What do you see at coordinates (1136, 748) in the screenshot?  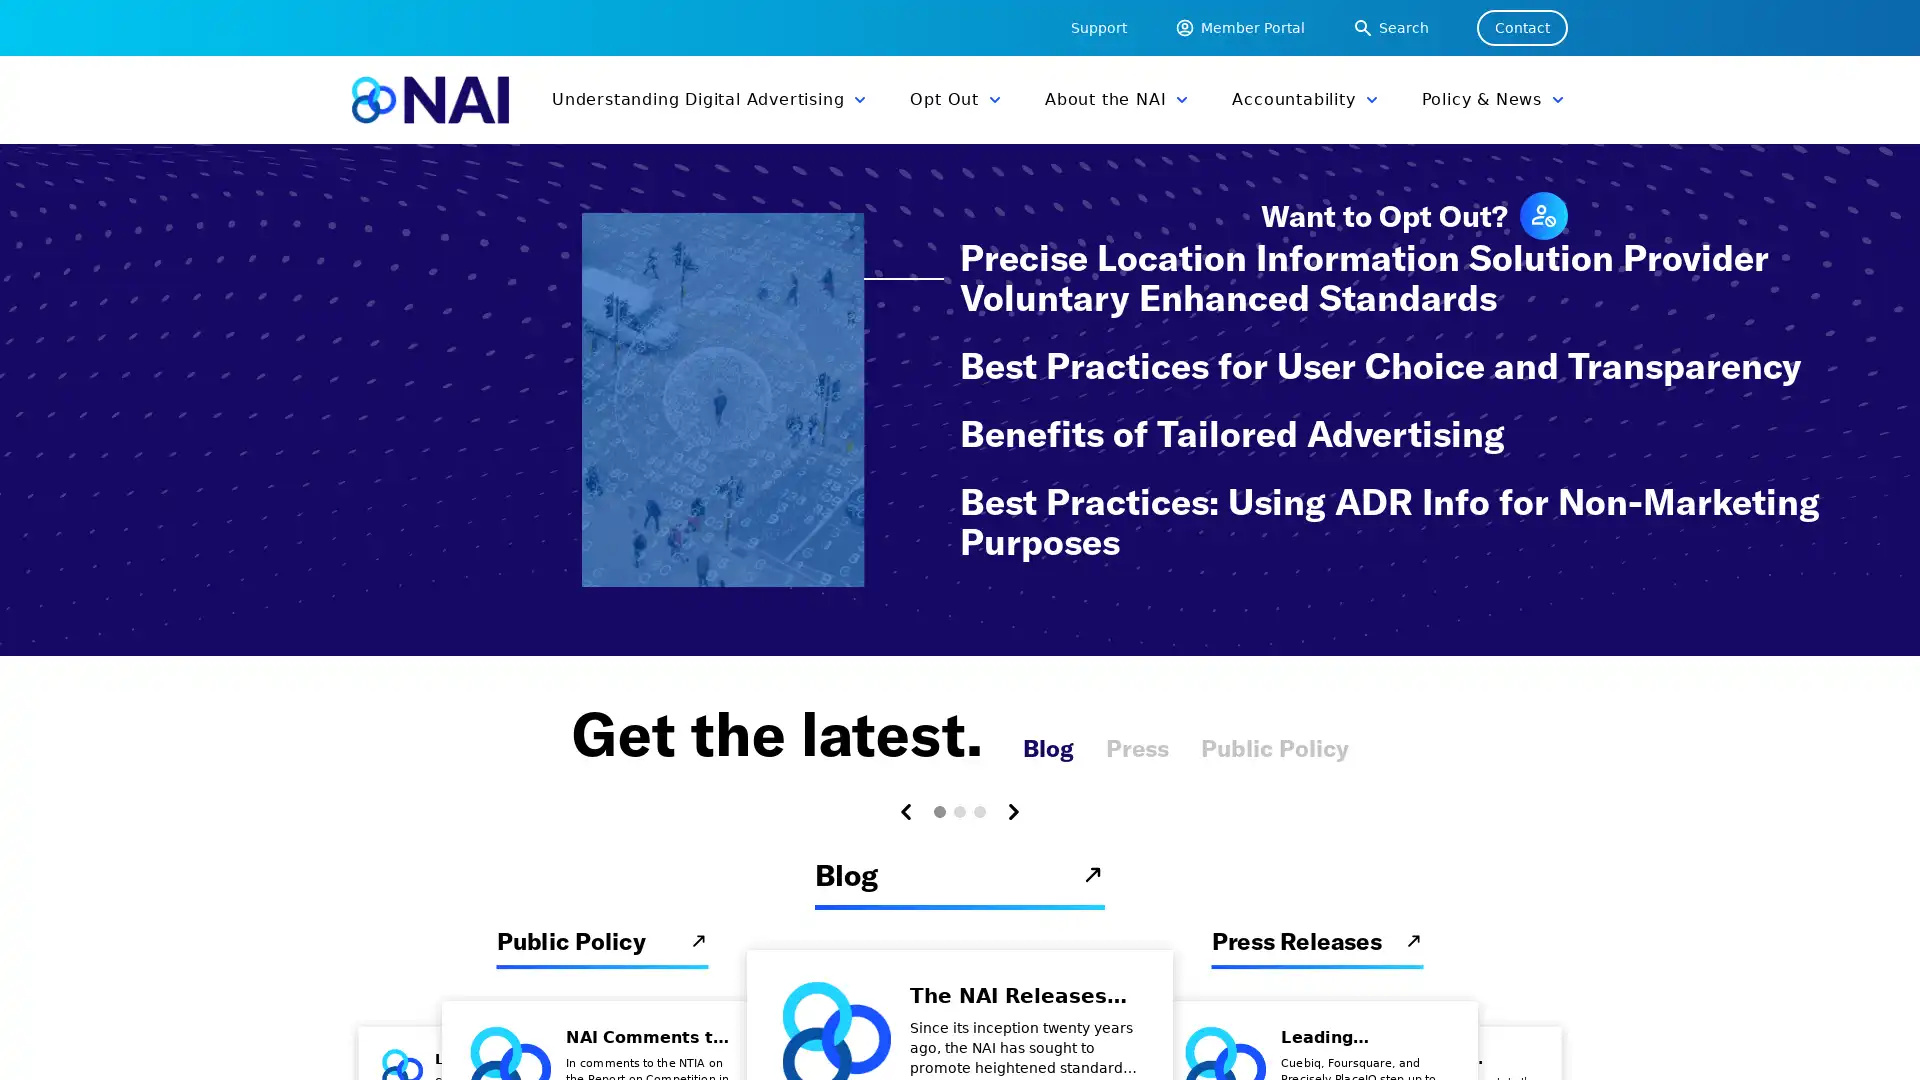 I see `Press` at bounding box center [1136, 748].